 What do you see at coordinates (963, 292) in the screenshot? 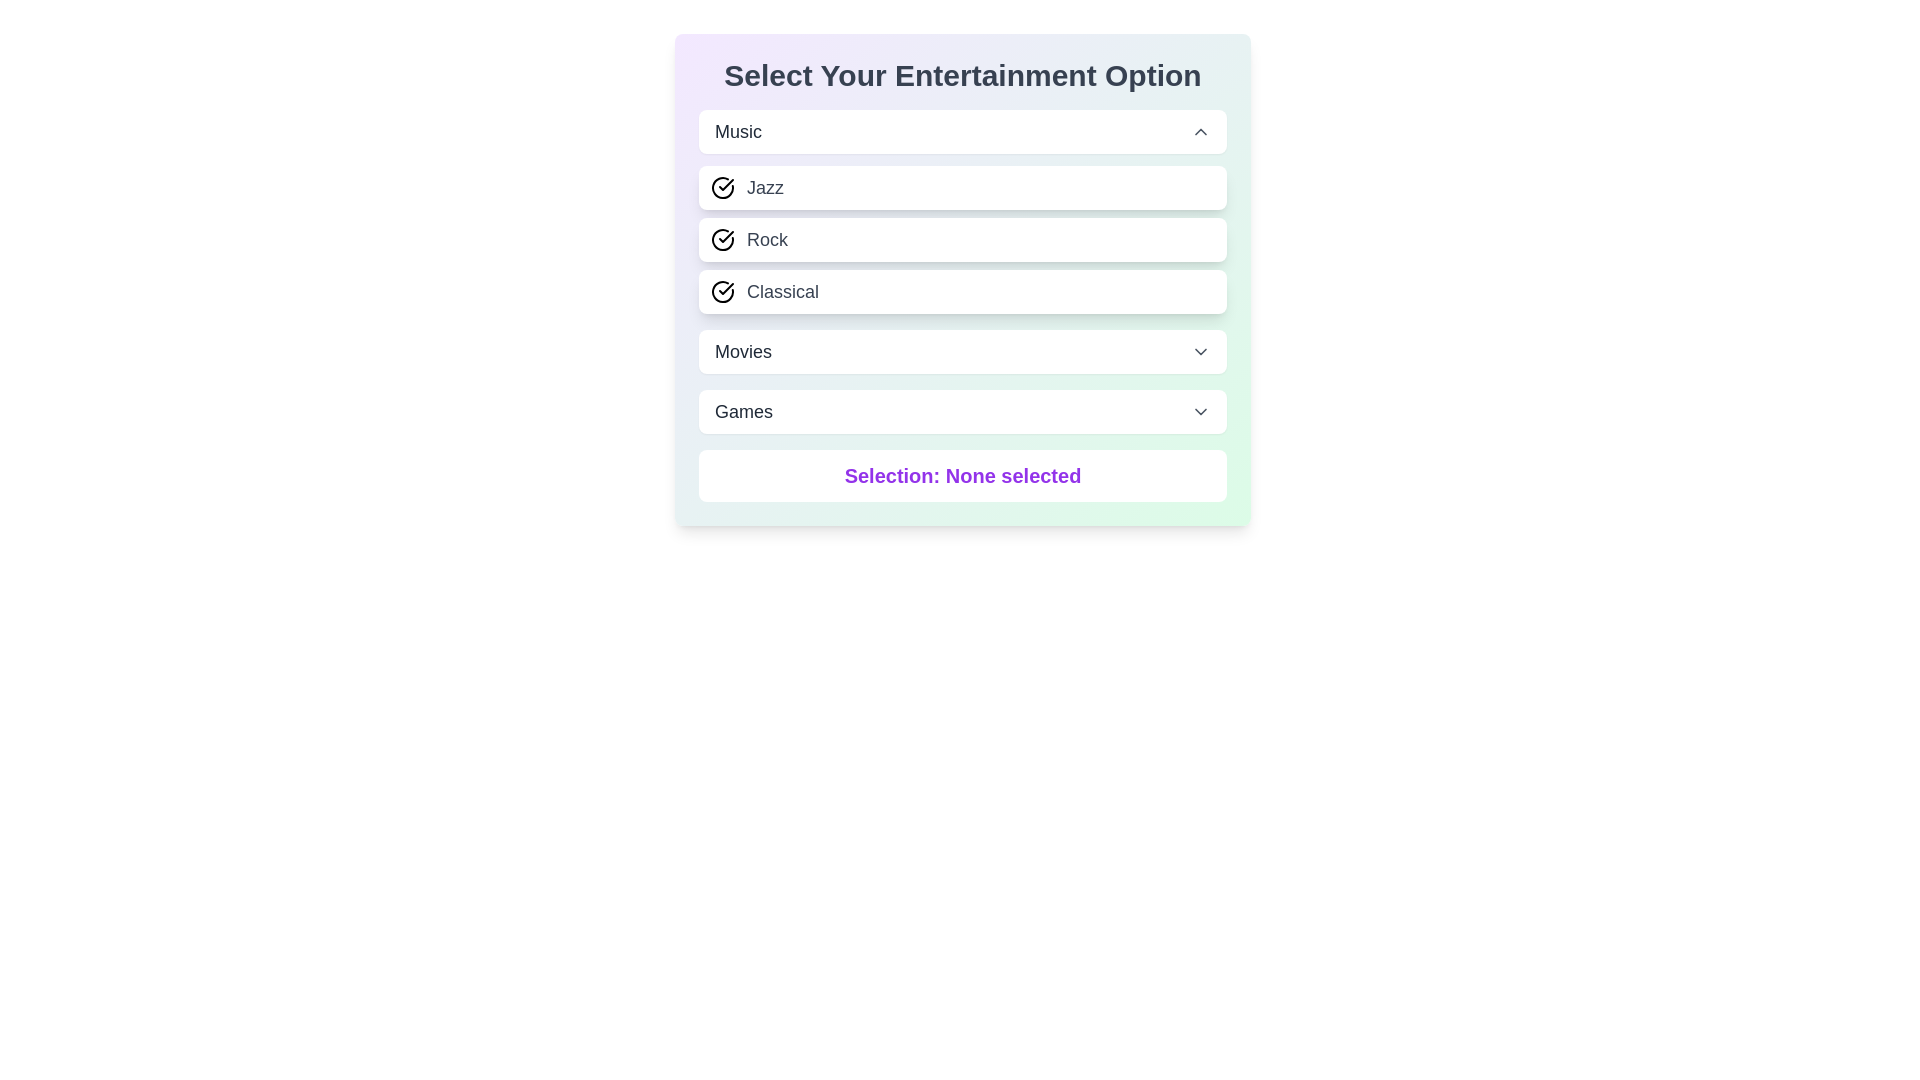
I see `the 'Classical' selectable option in the 'Music' category, which is the third option under Music and is centered horizontally` at bounding box center [963, 292].